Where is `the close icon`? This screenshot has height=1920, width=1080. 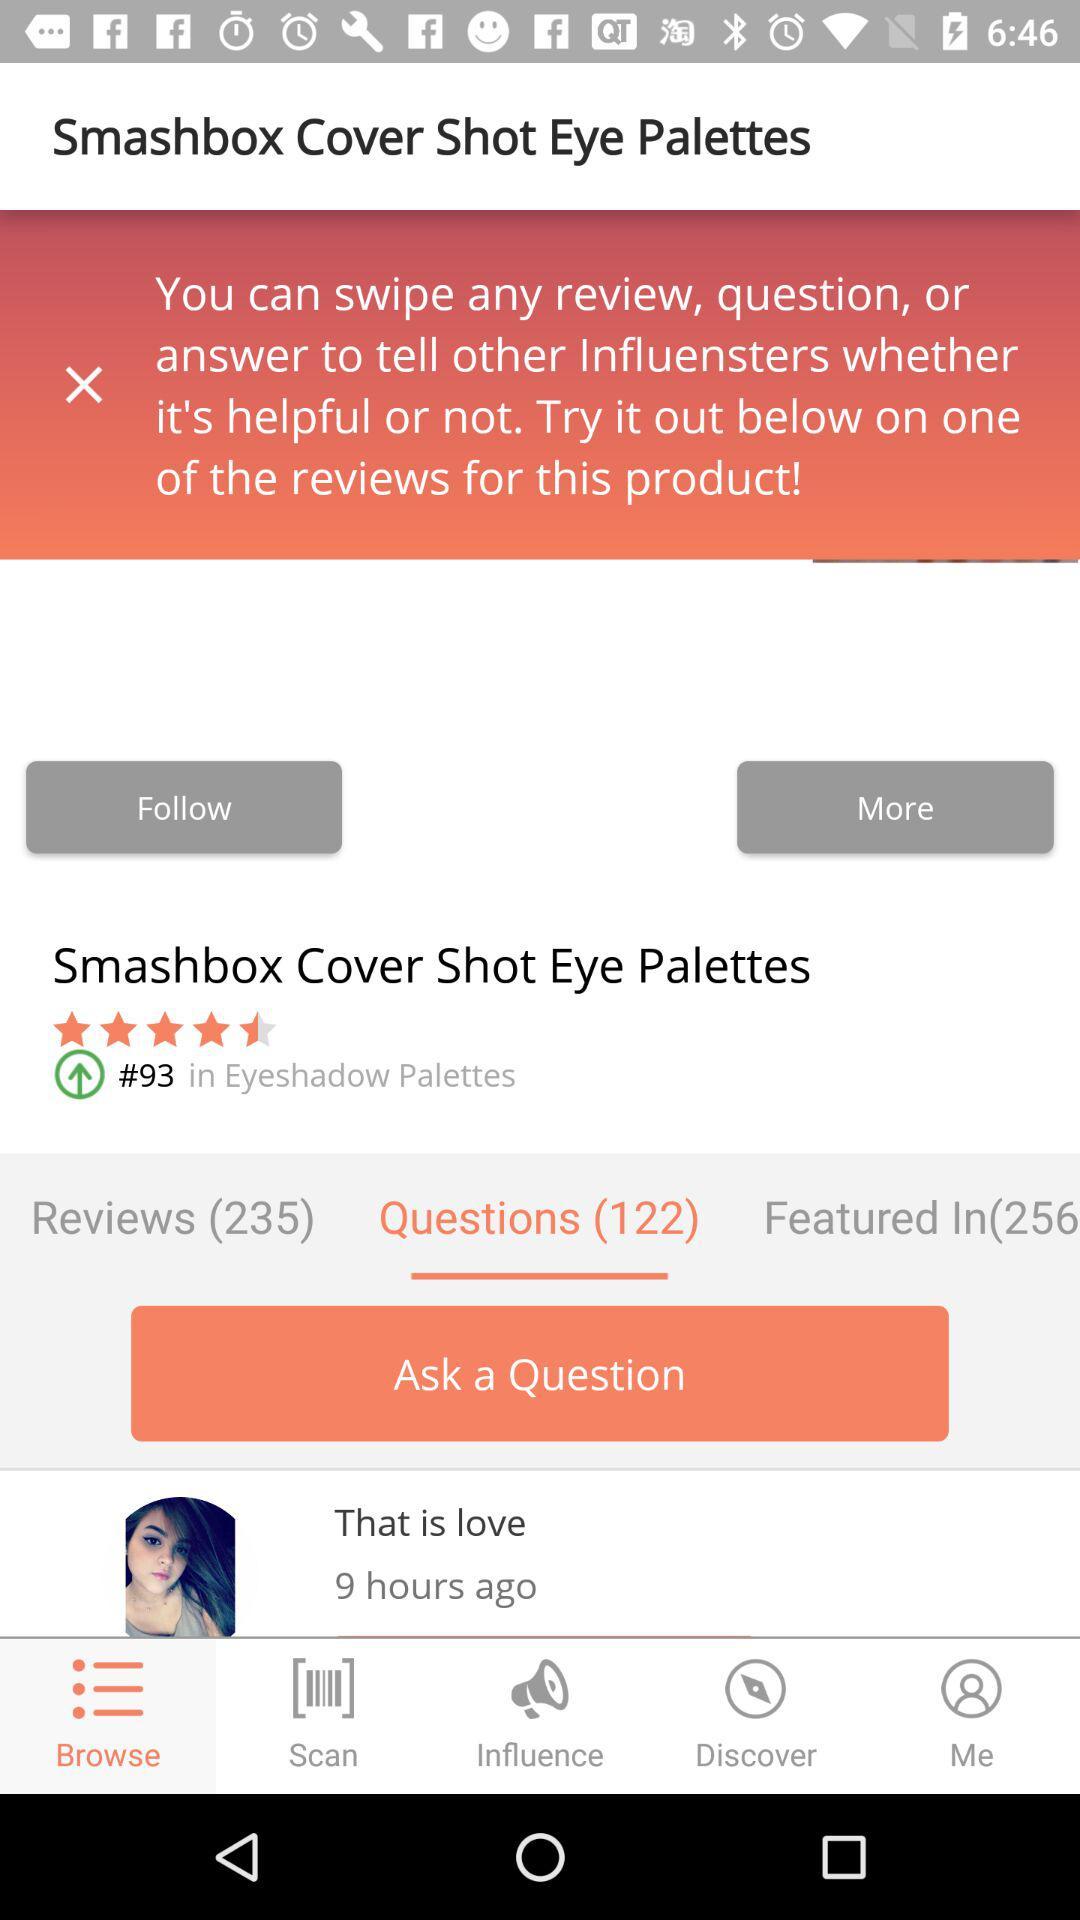 the close icon is located at coordinates (83, 384).